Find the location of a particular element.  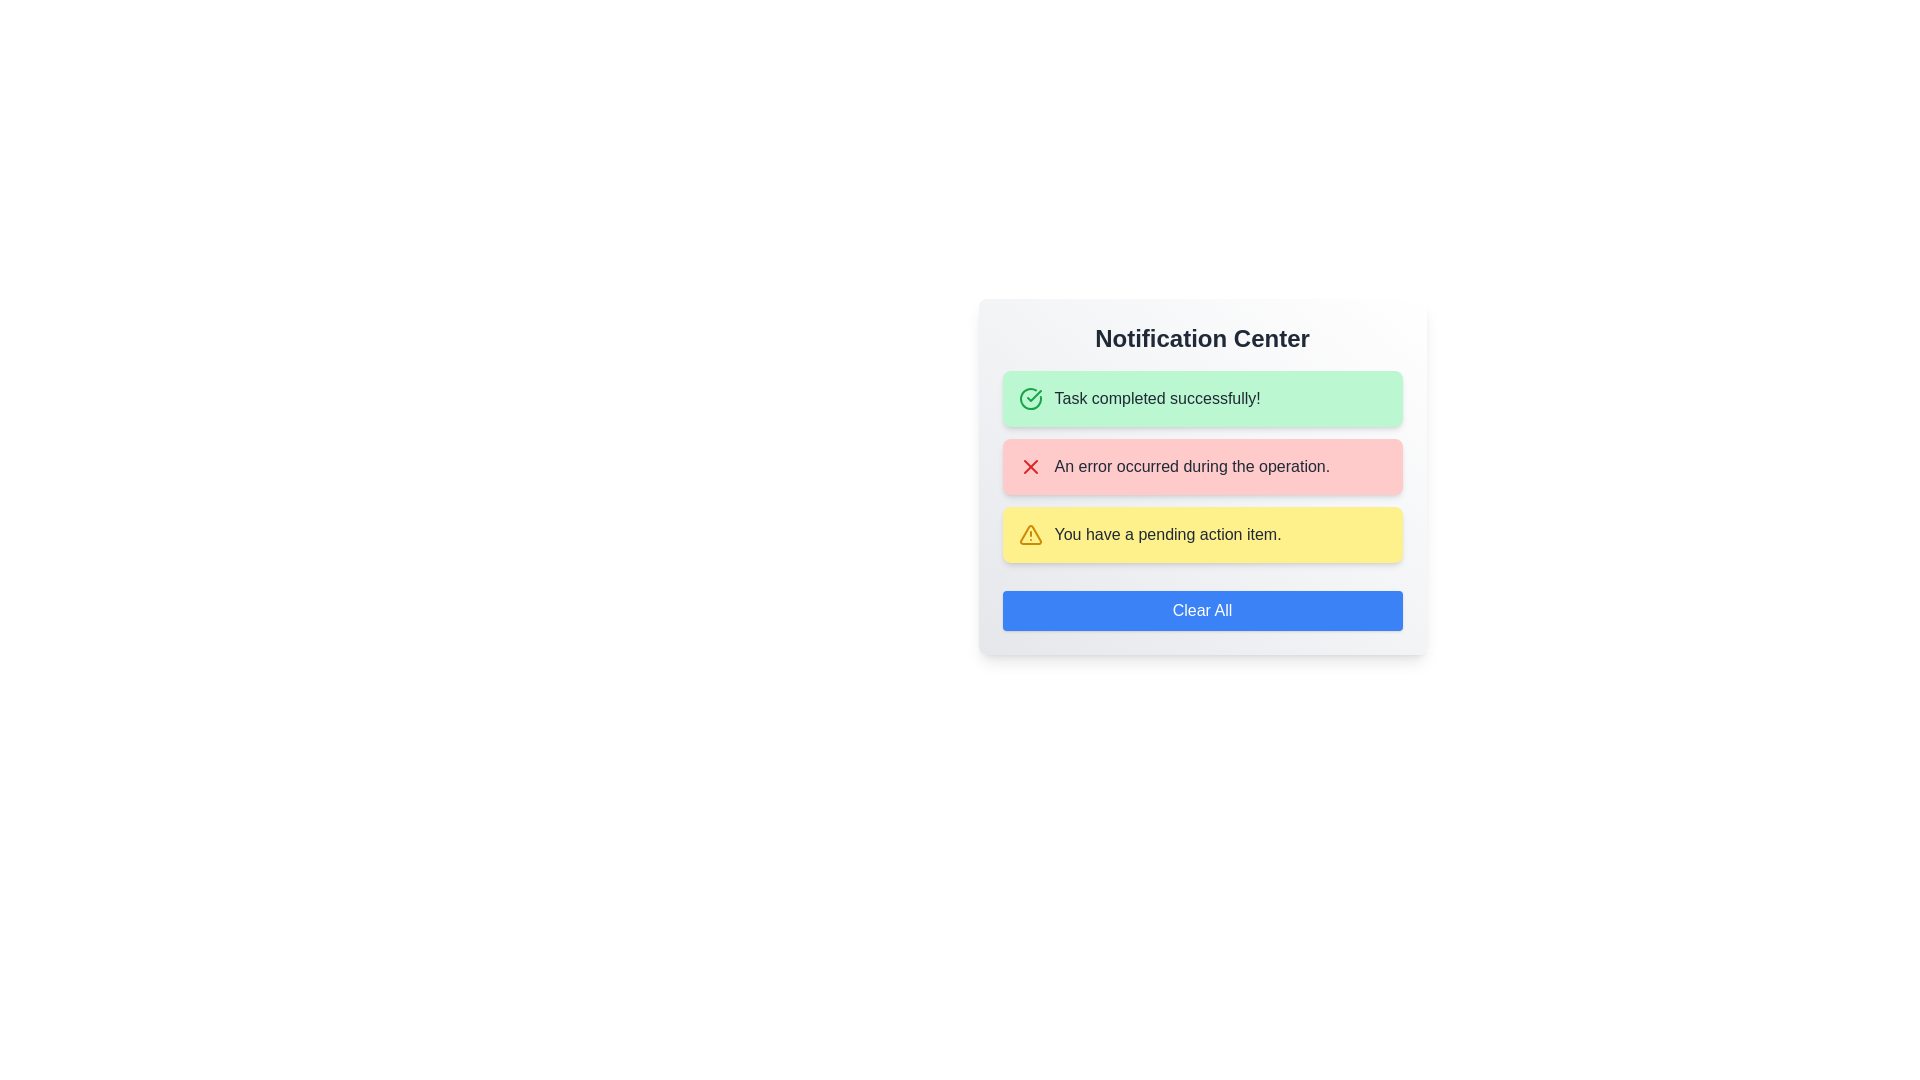

the triangular, yellow outlined icon with a central exclamation mark, located on the third line of the notification list next to the message 'You have a pending action item.' is located at coordinates (1030, 534).